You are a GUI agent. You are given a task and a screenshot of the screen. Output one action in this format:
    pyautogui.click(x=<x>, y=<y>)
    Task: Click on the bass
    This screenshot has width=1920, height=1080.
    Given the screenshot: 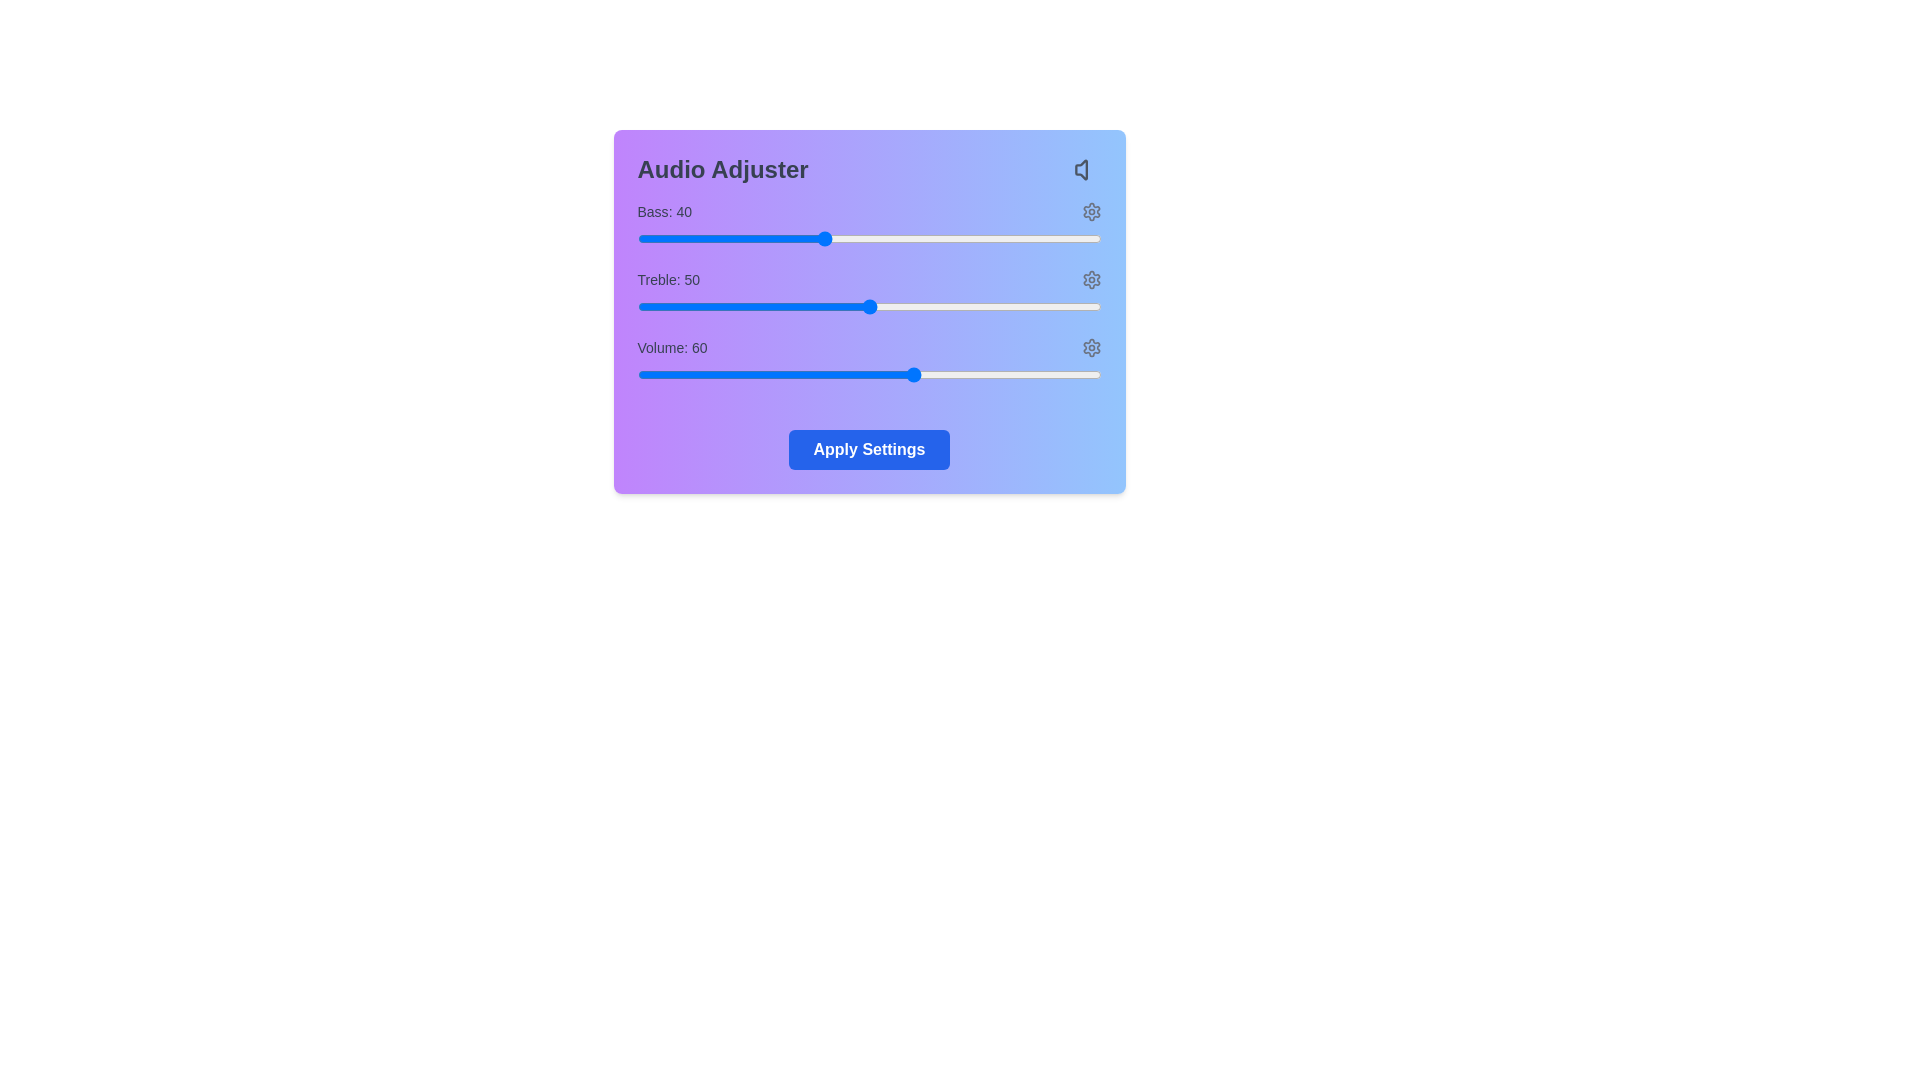 What is the action you would take?
    pyautogui.click(x=636, y=230)
    